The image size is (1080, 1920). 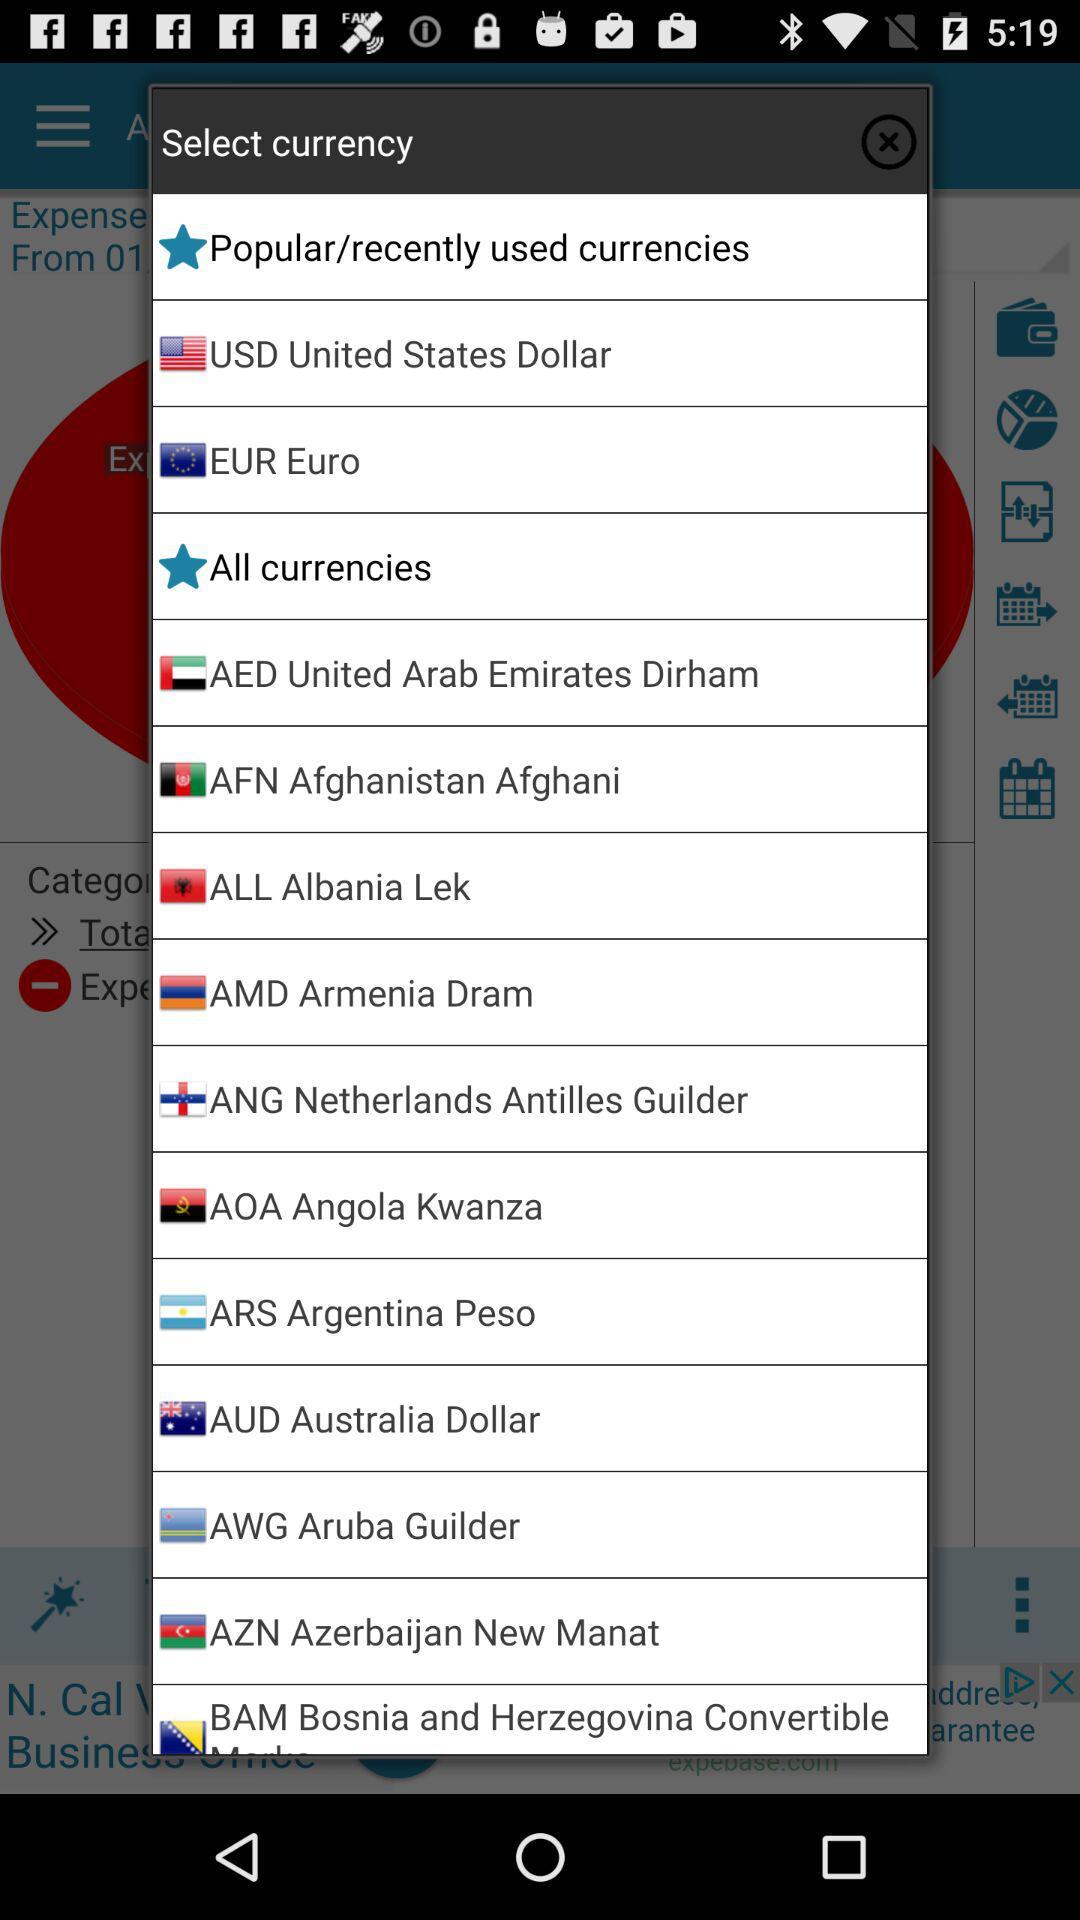 I want to click on bam bosnia and icon, so click(x=564, y=1718).